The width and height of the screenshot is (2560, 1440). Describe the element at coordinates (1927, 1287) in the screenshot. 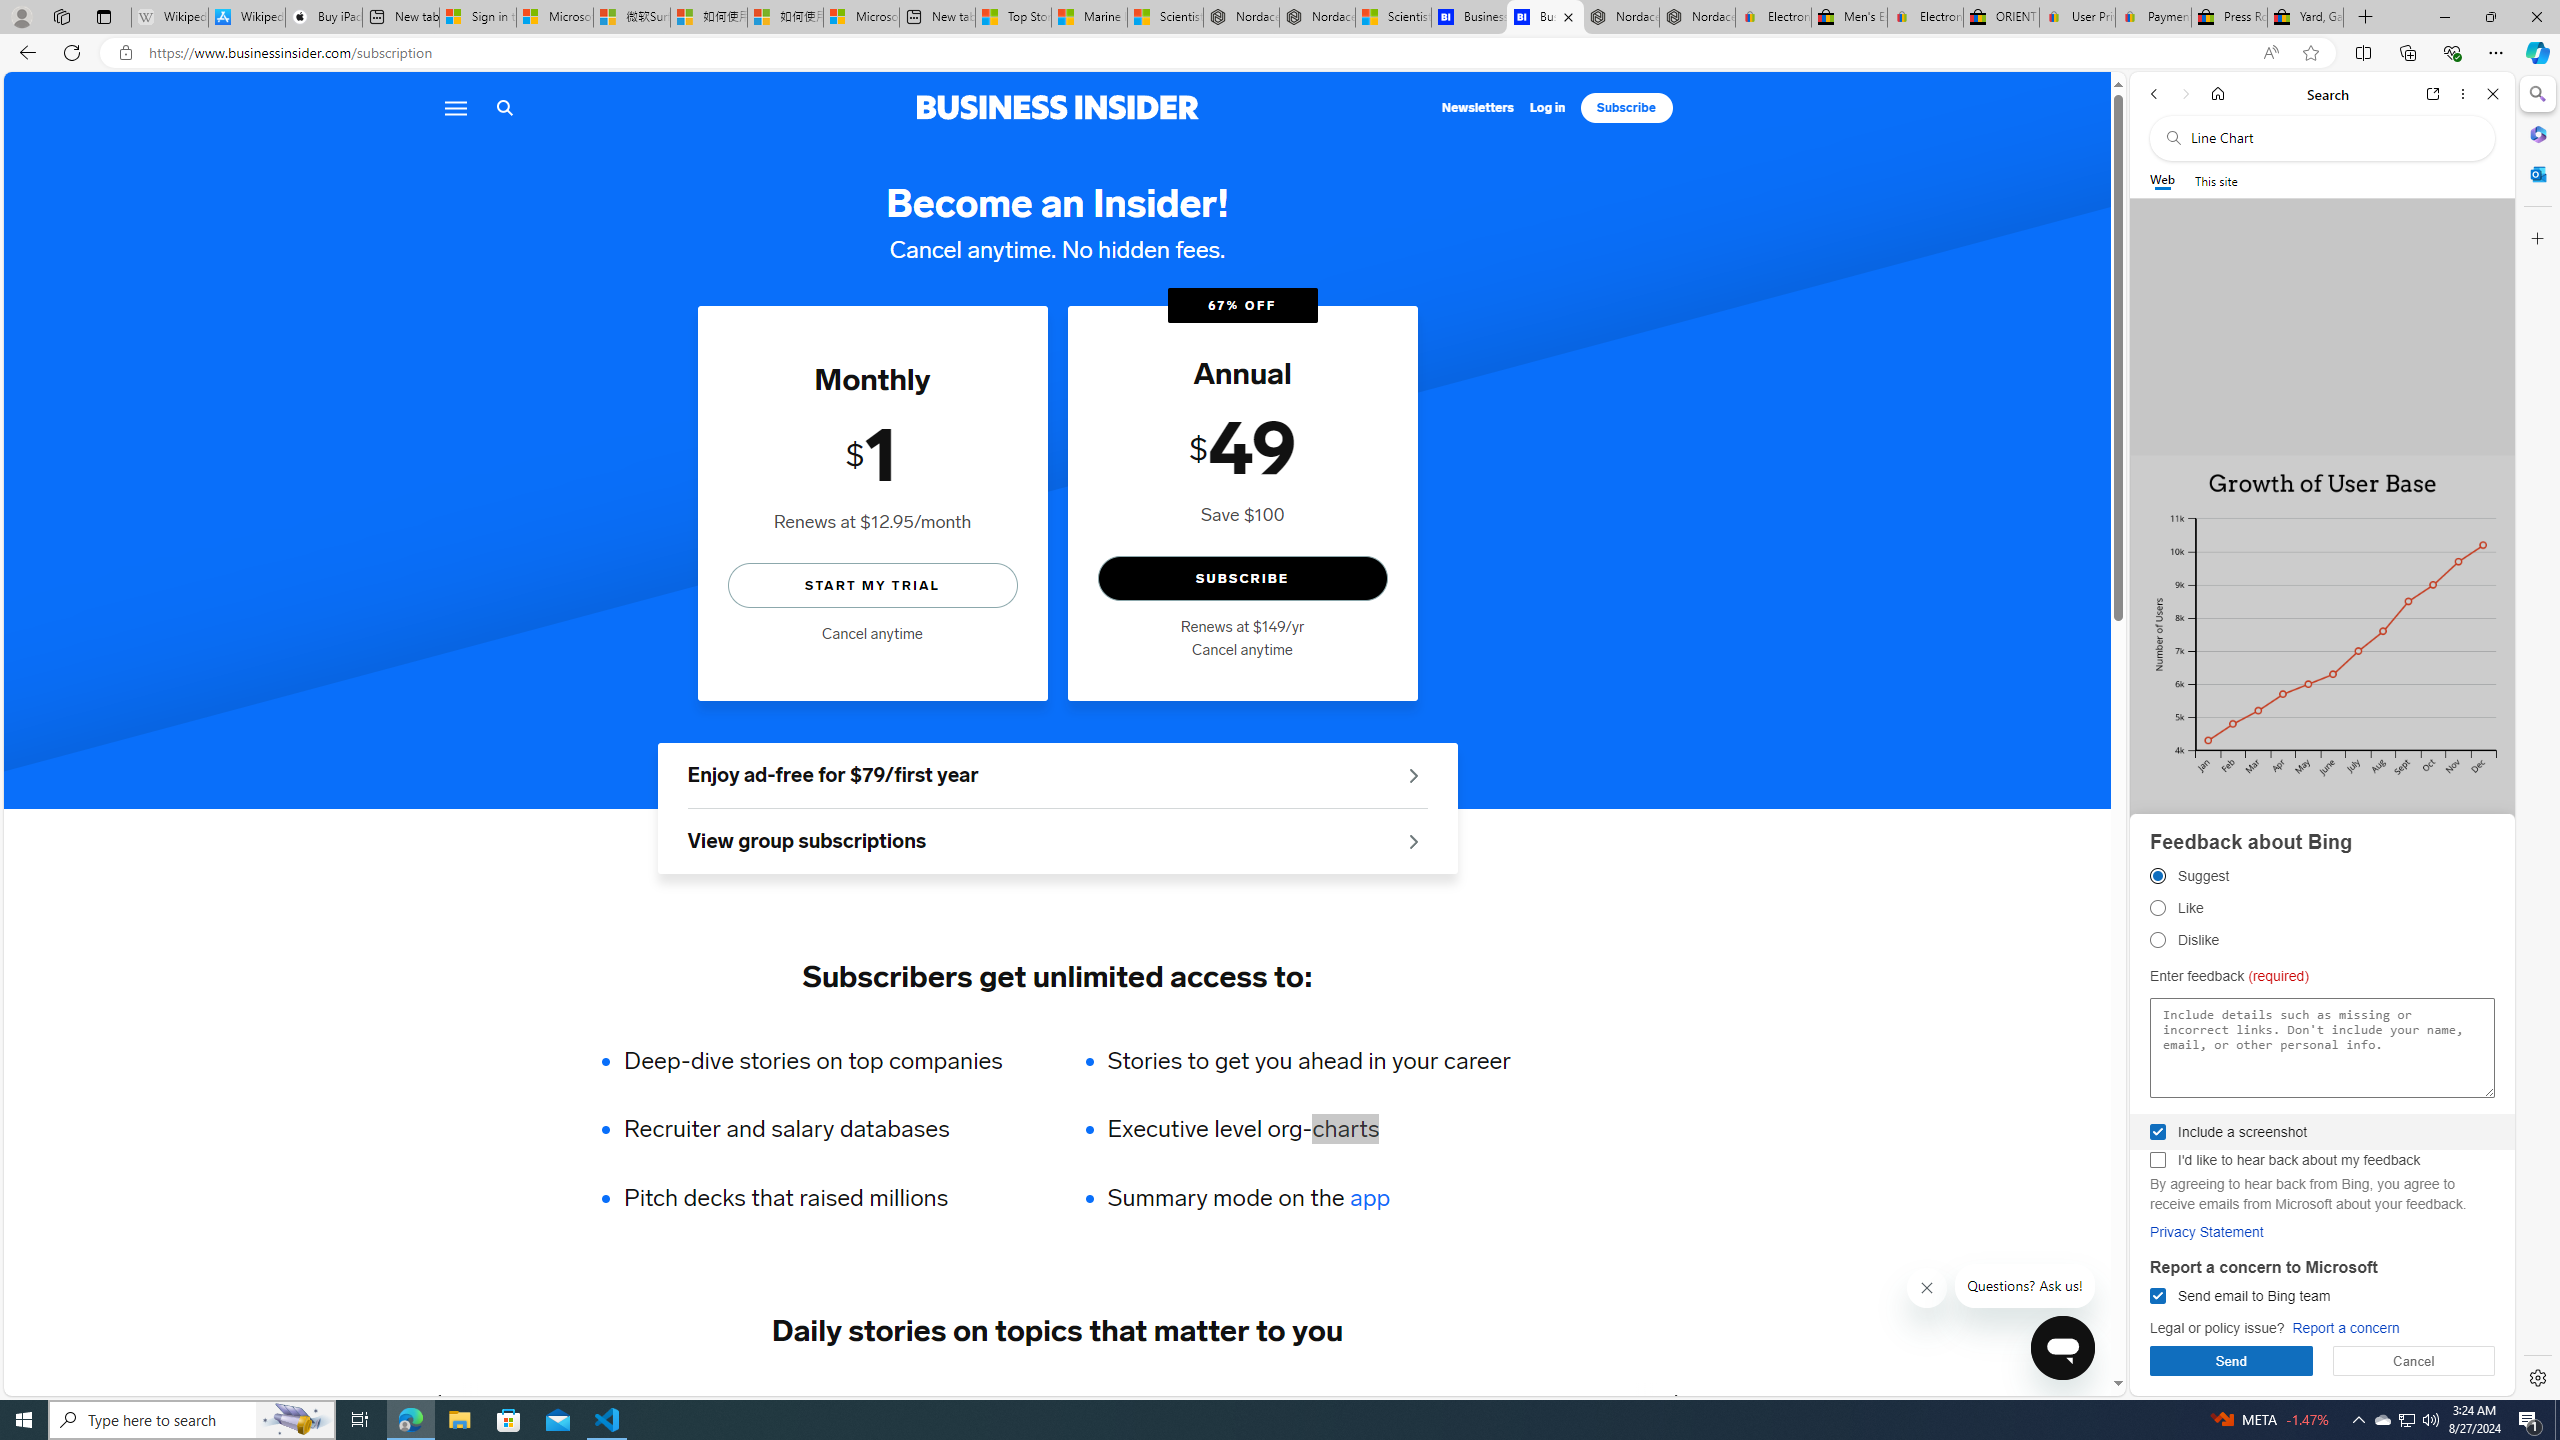

I see `'Class: sc-1uf0igr-1 fjHZYk'` at that location.